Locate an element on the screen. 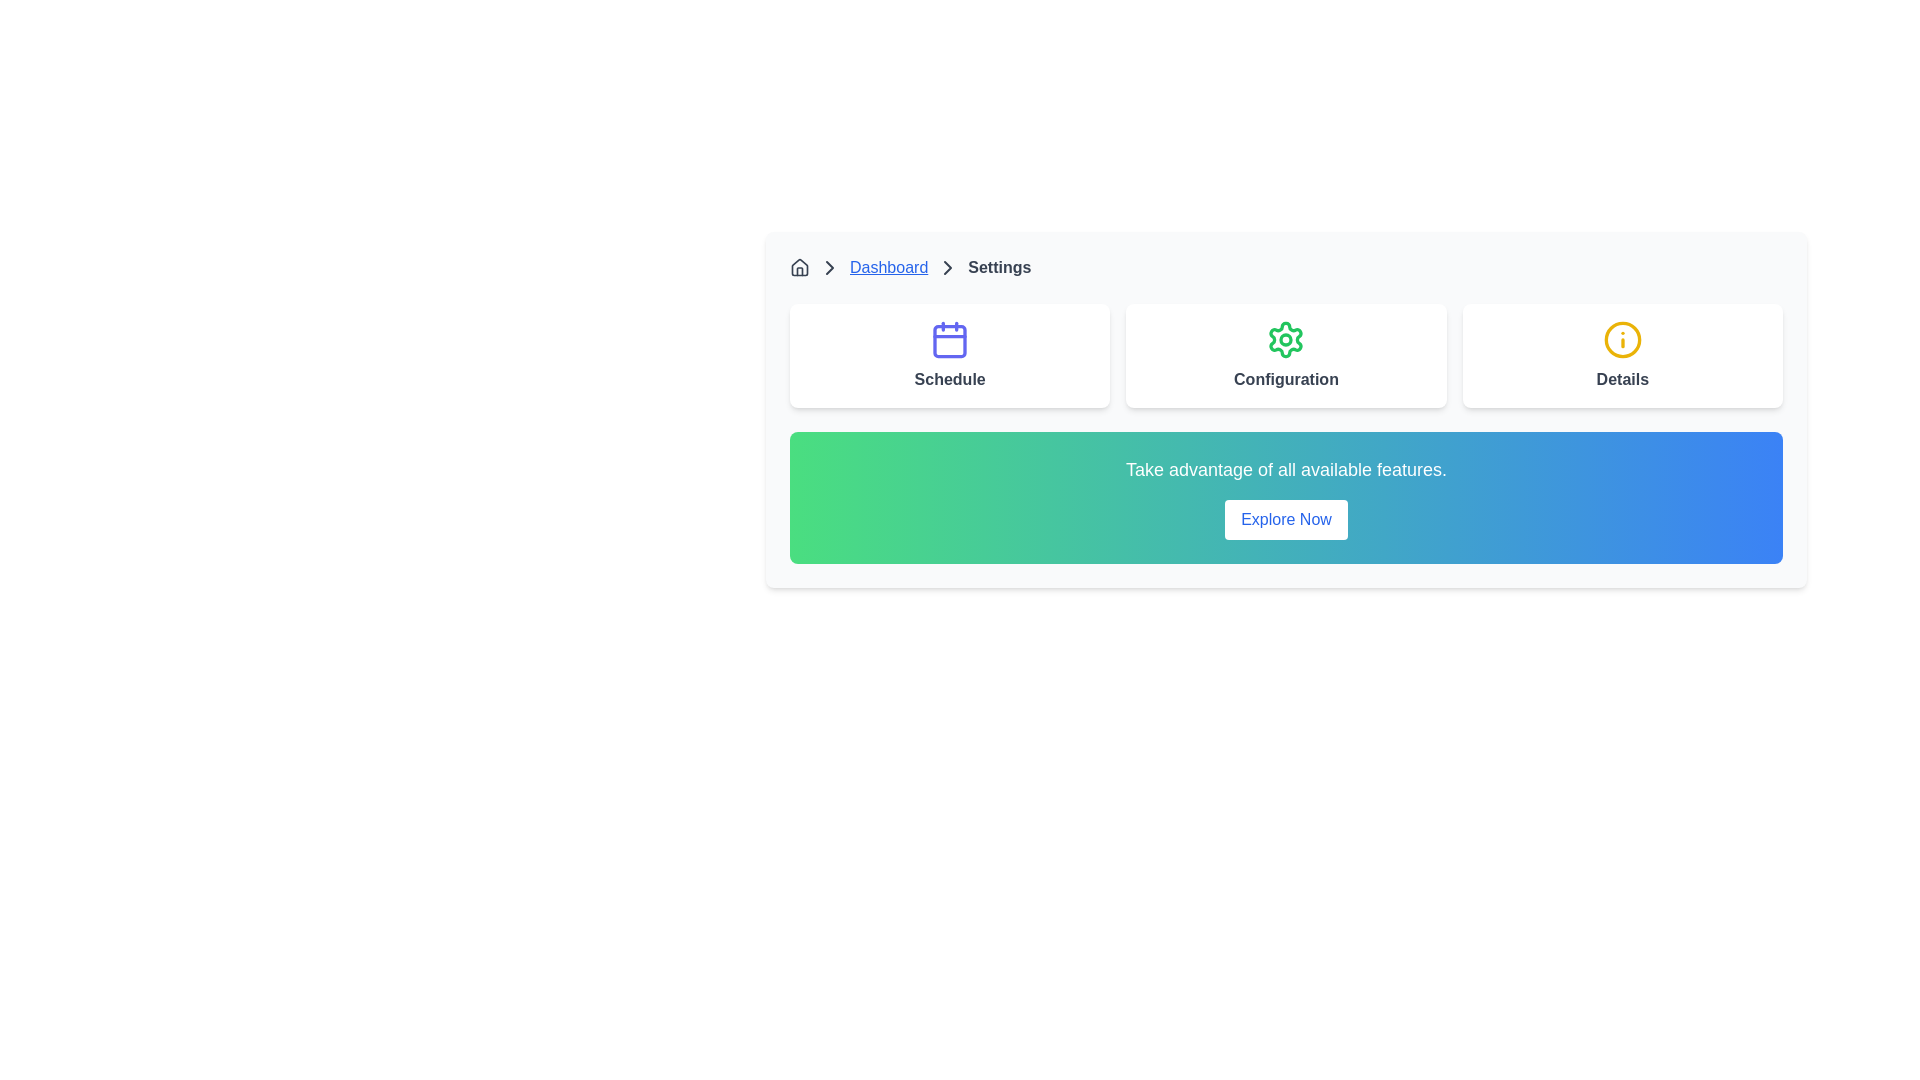 The image size is (1920, 1080). the green gear icon located above the text 'Configuration' to initiate navigation or action is located at coordinates (1286, 338).